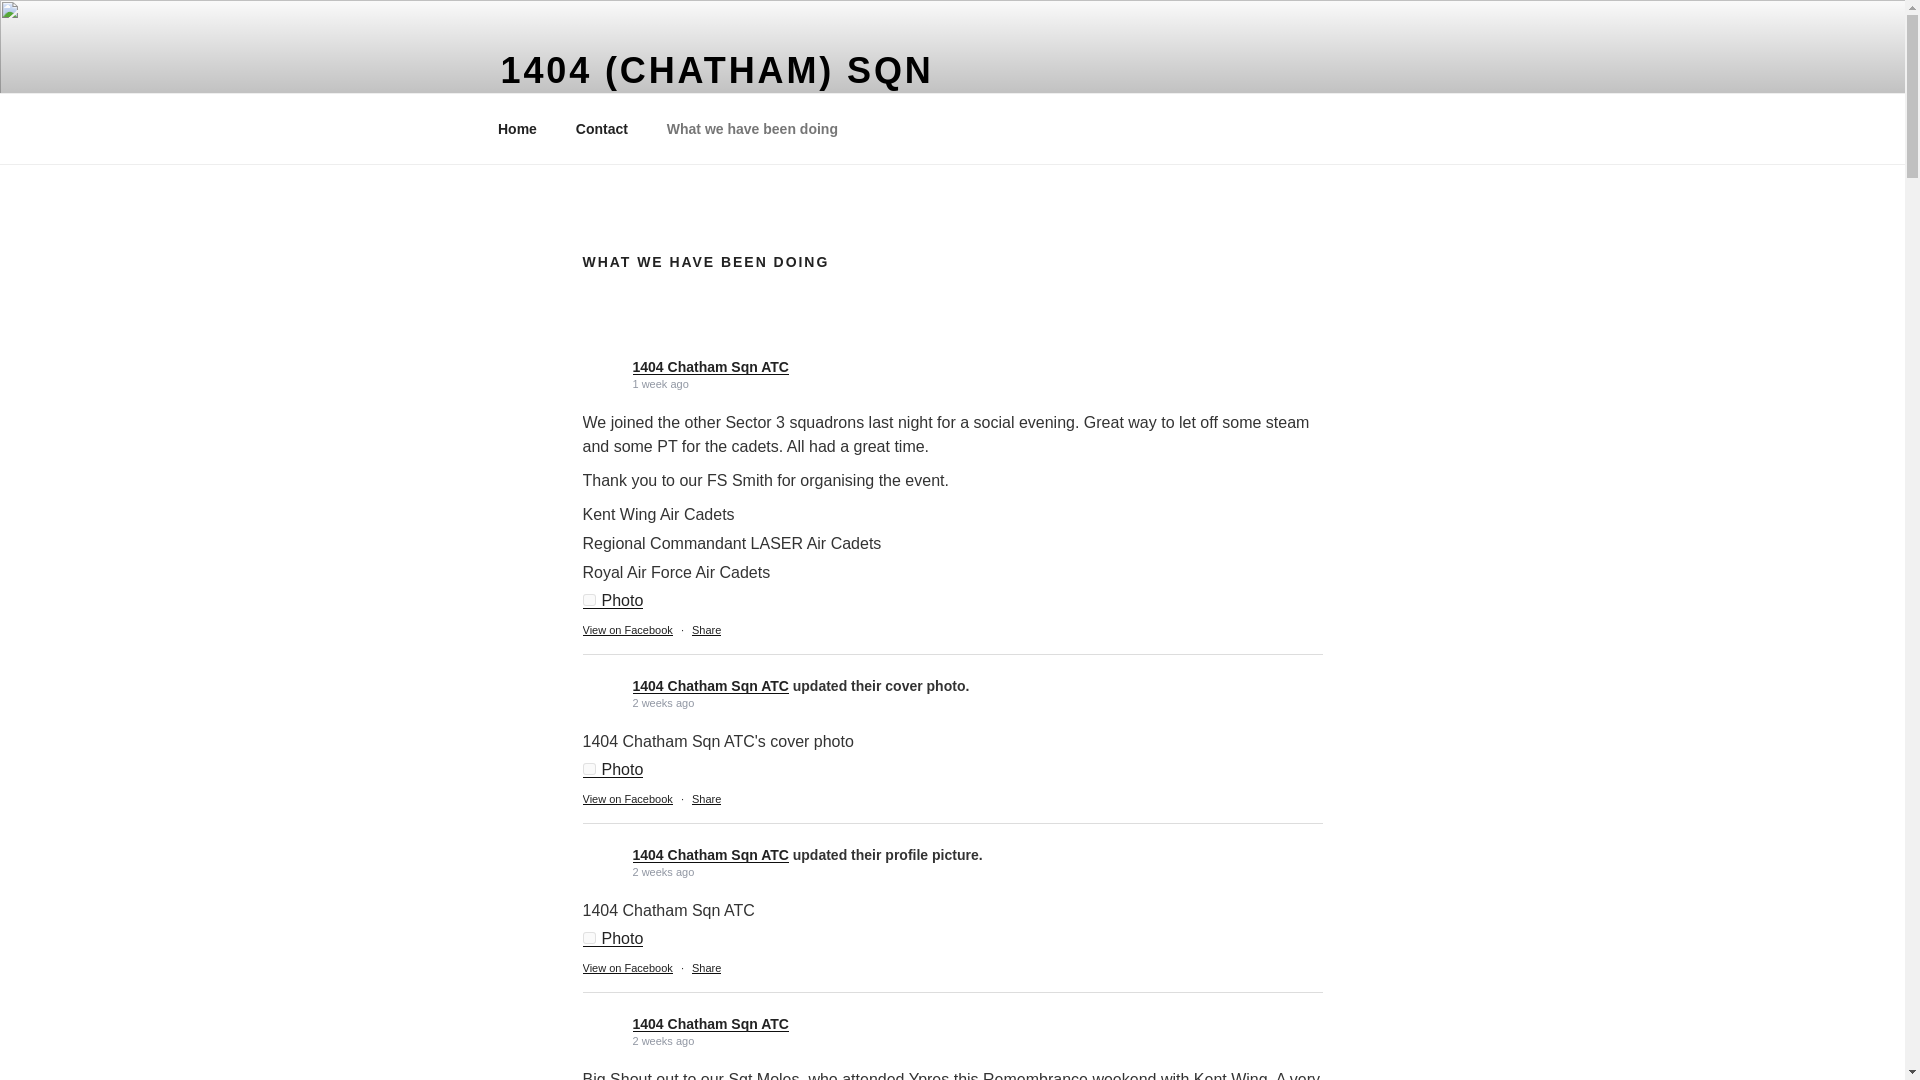  I want to click on 'Share', so click(706, 628).